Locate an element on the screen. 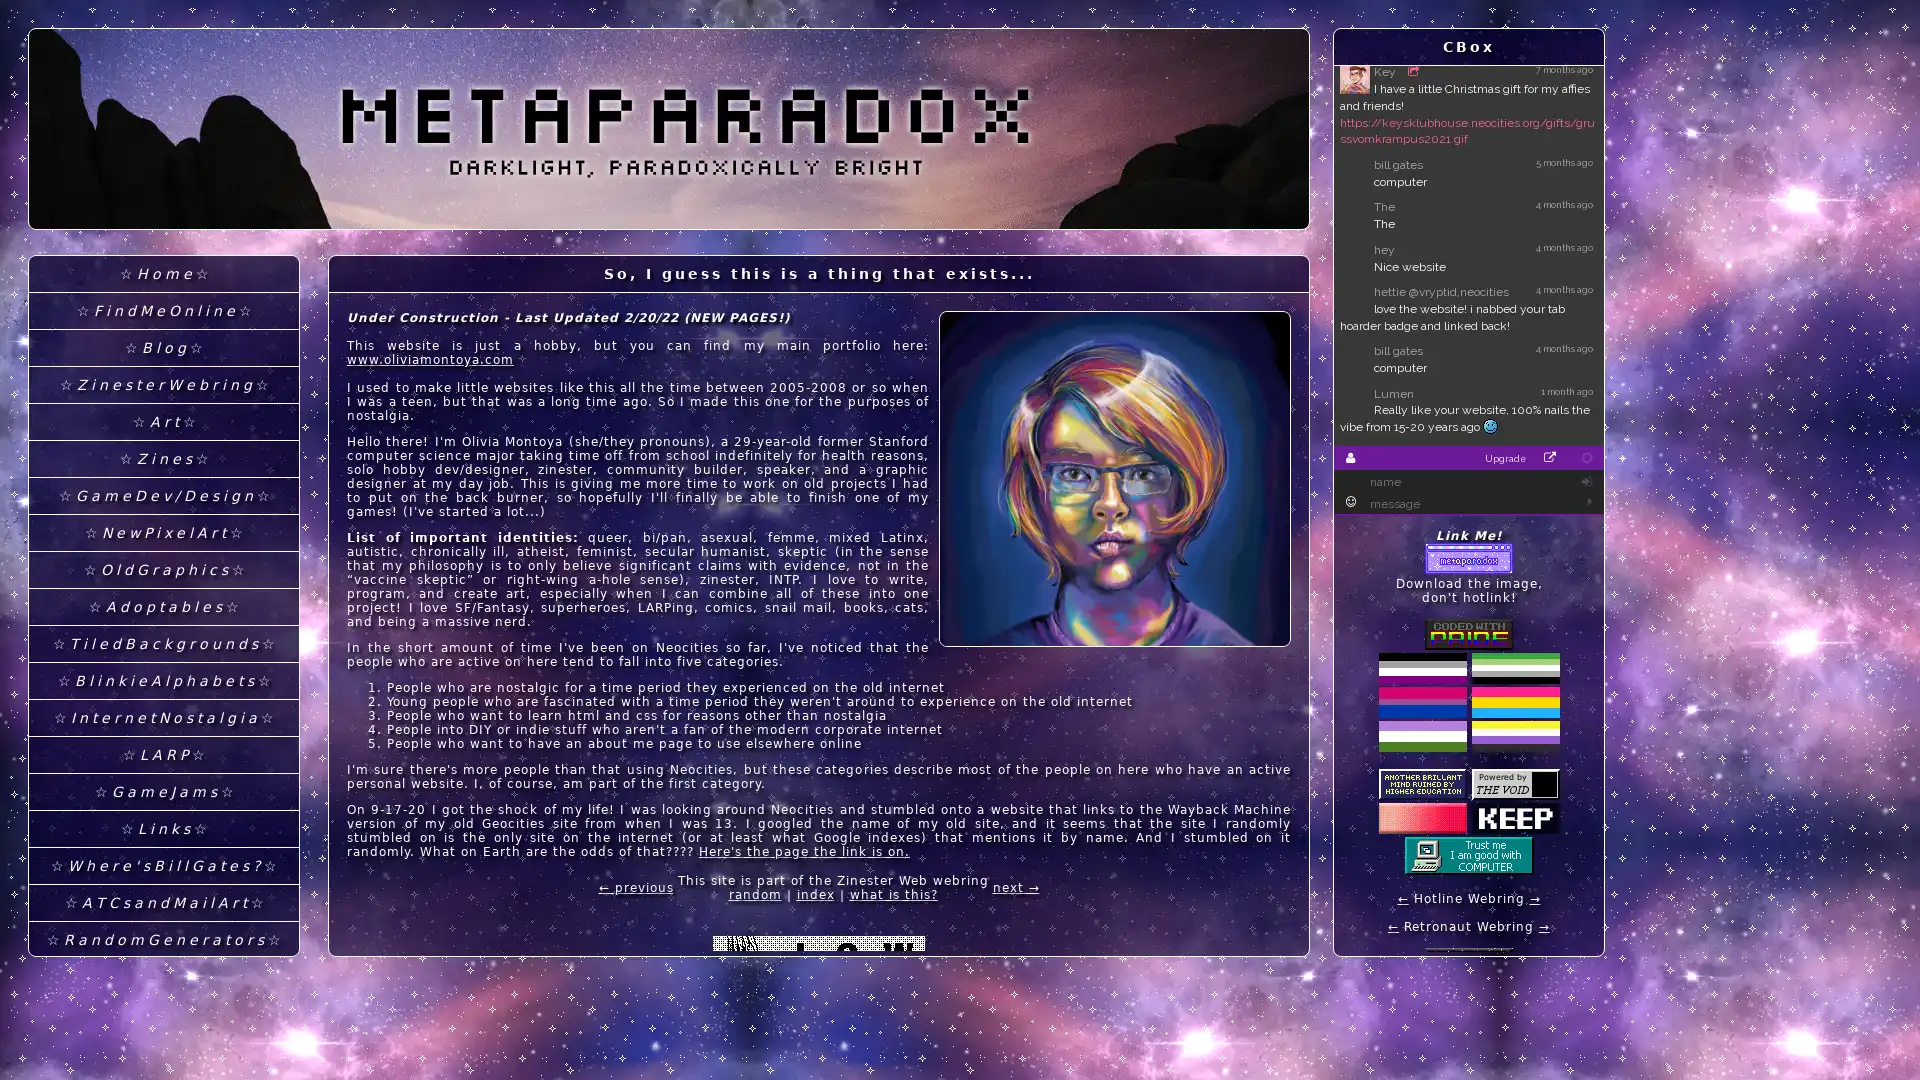 This screenshot has height=1080, width=1920. A w a r d s W o n is located at coordinates (163, 1050).